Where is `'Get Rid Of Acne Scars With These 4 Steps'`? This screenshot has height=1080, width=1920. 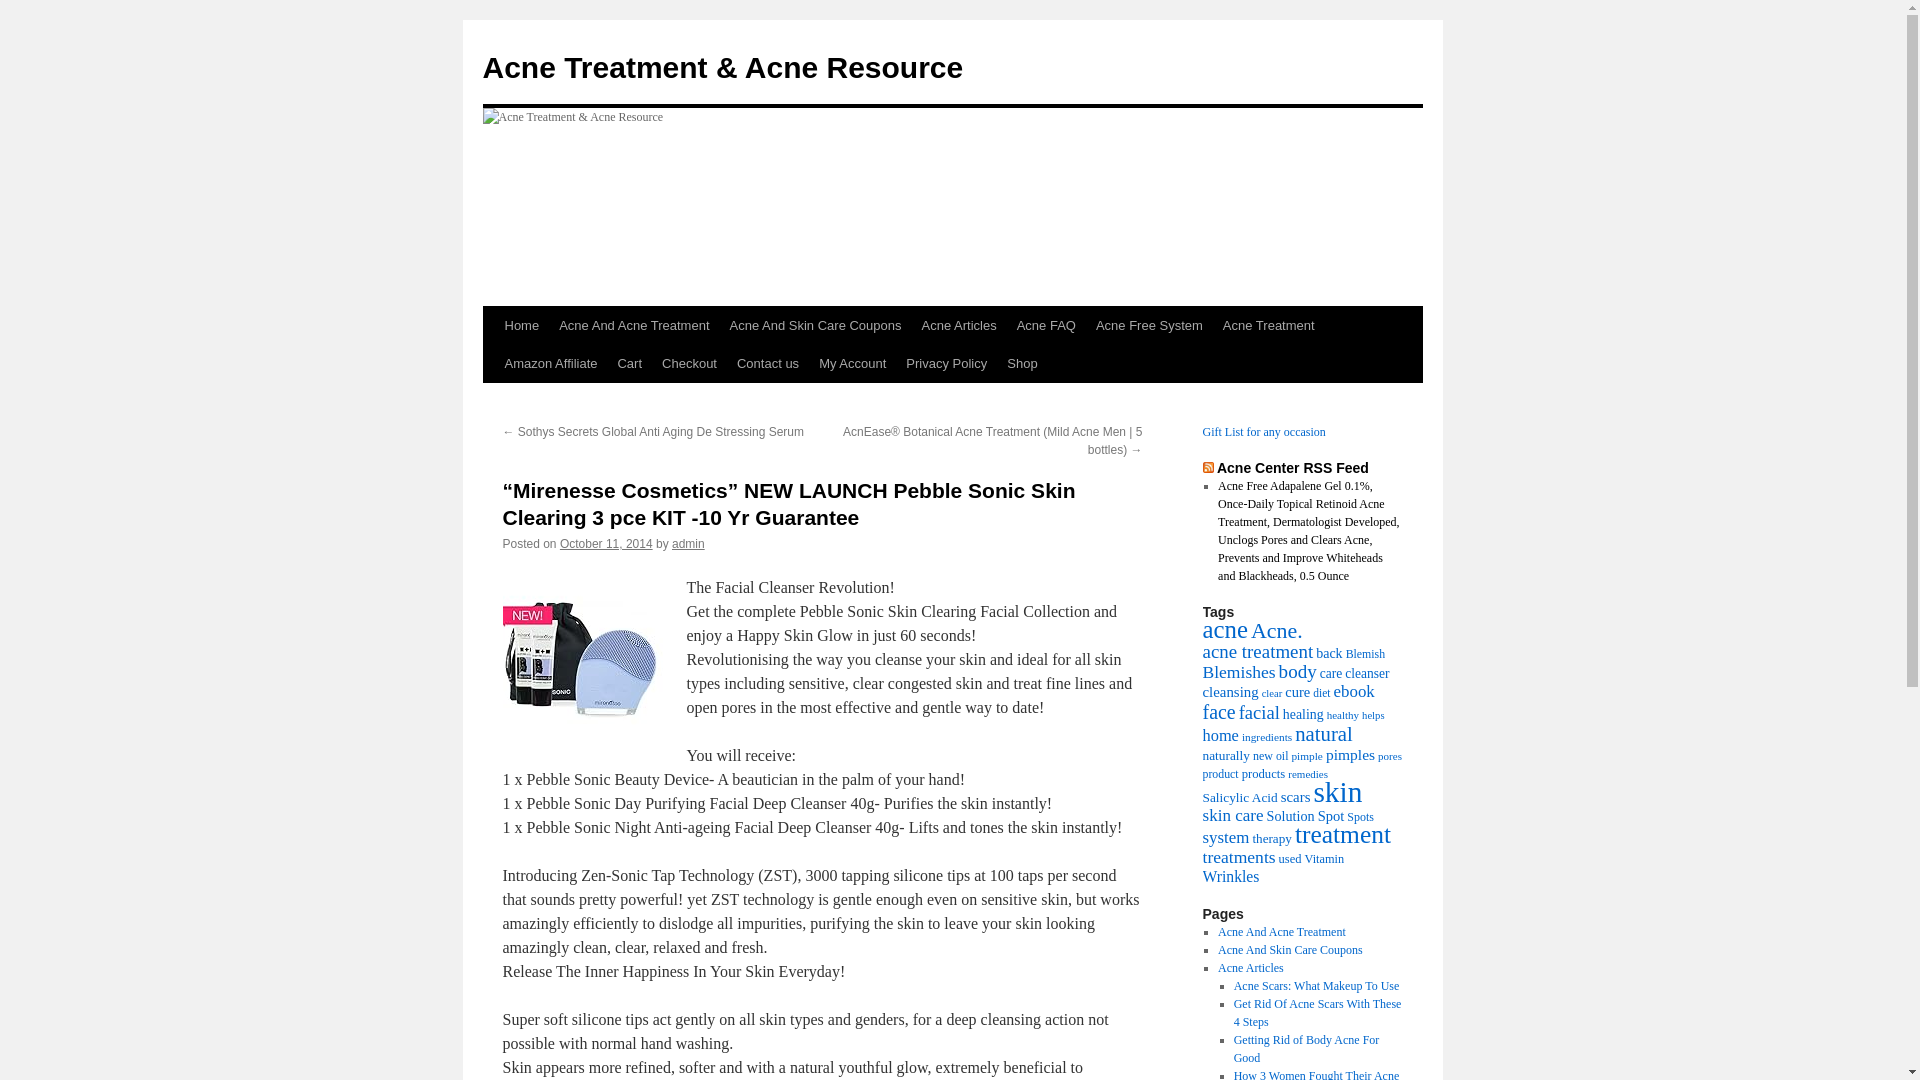 'Get Rid Of Acne Scars With These 4 Steps' is located at coordinates (1318, 1013).